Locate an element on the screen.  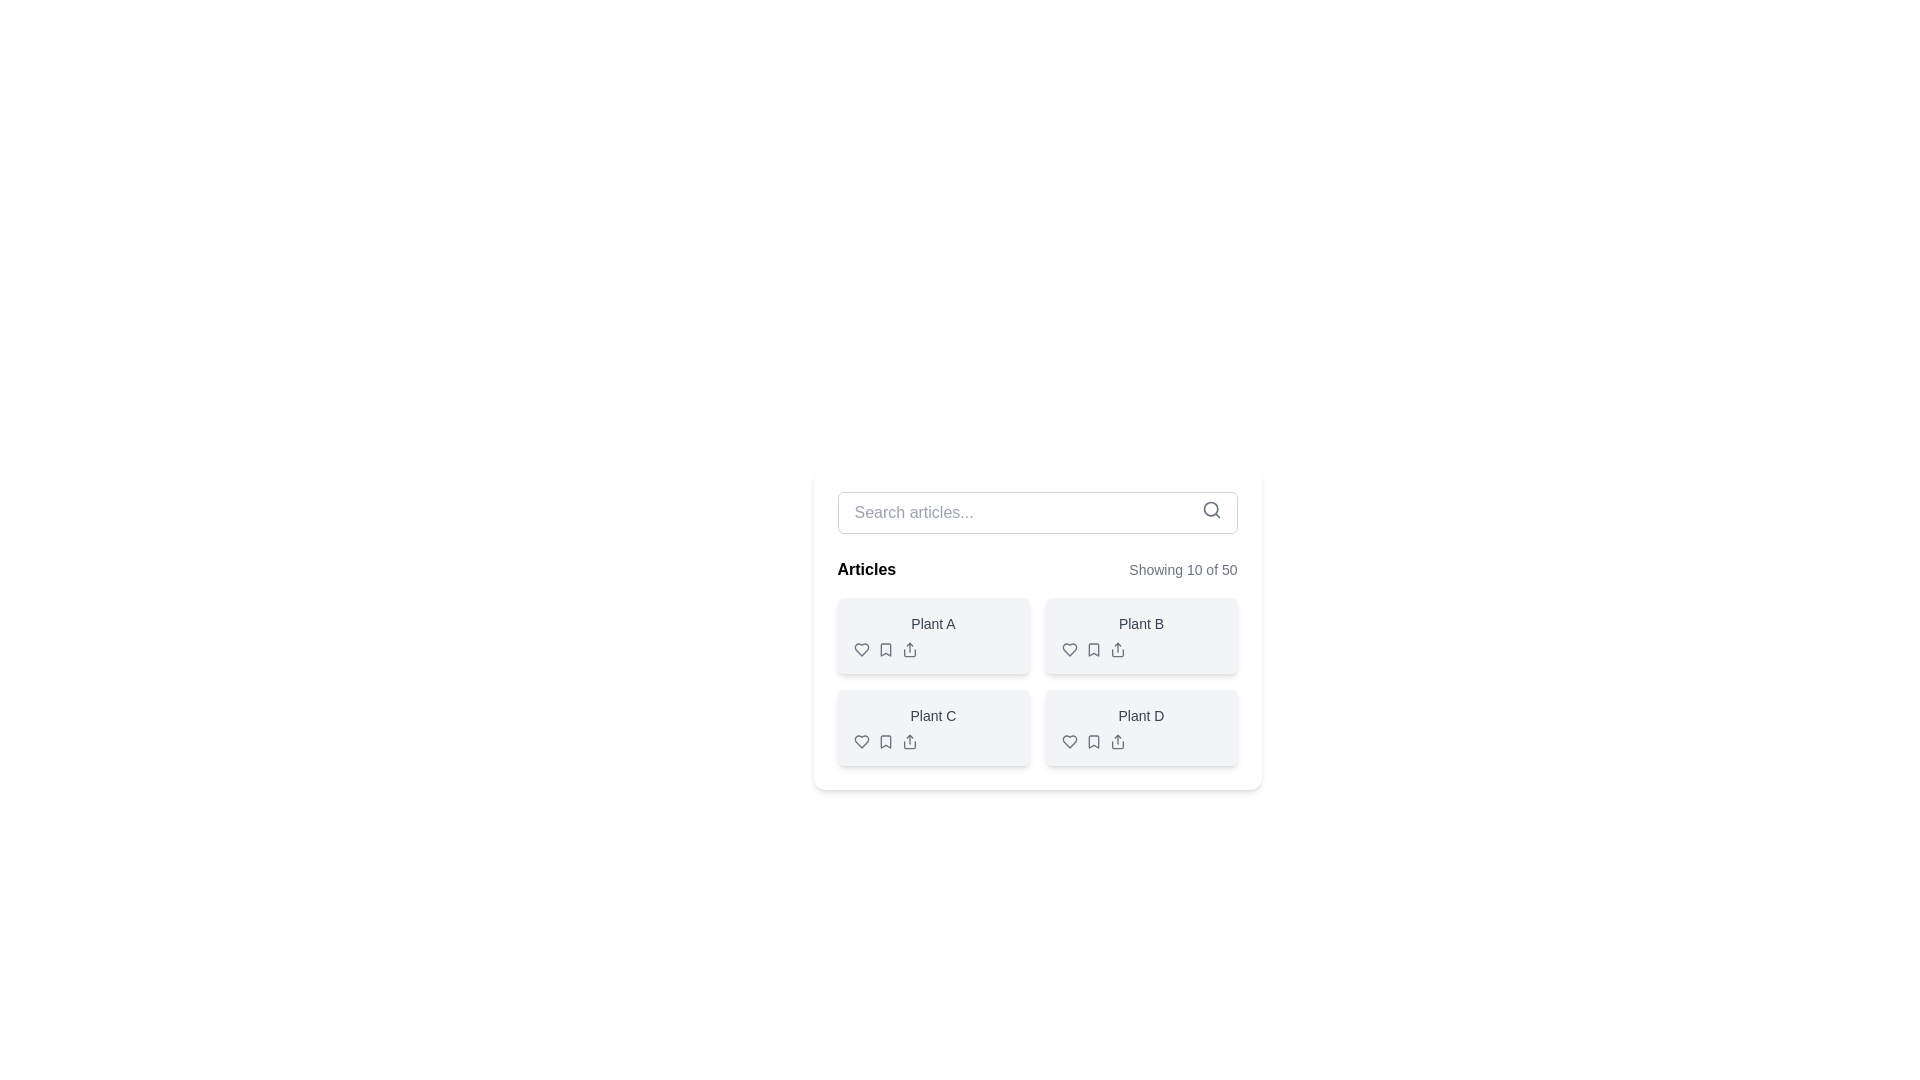
the small heart-shaped icon with a stroke outline in the bottom-right card labeled 'Plant D', which represents a favorite or like function is located at coordinates (1068, 741).